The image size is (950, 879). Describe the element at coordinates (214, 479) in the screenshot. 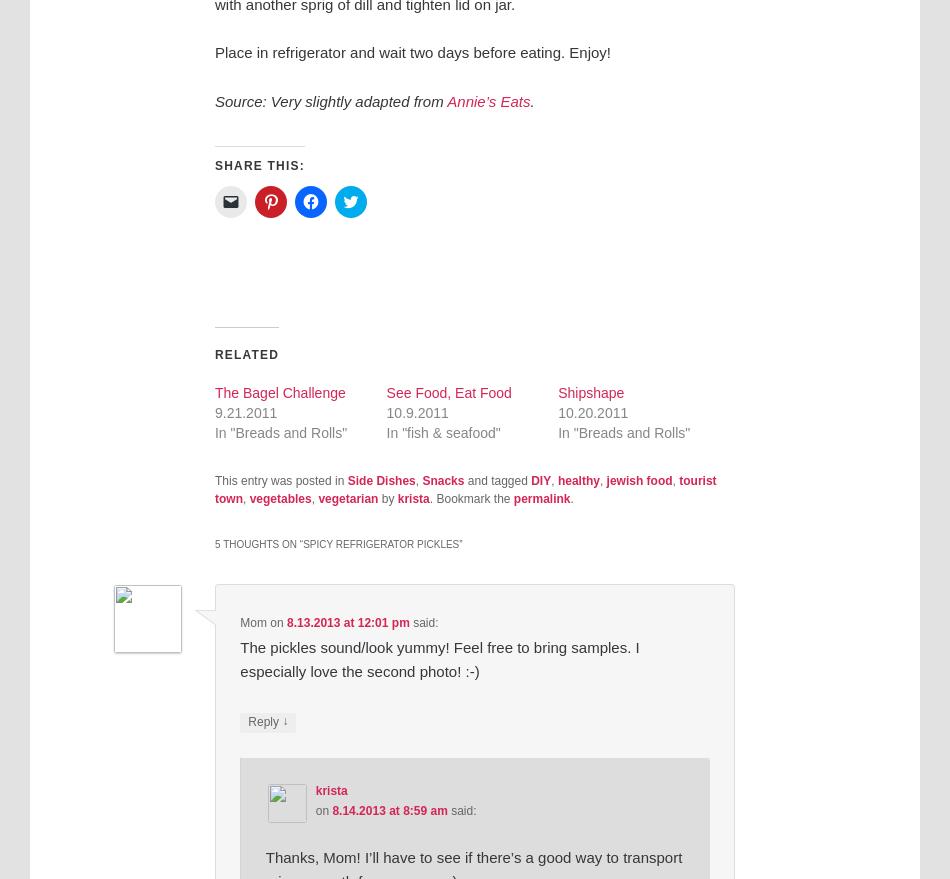

I see `'This entry was posted in'` at that location.